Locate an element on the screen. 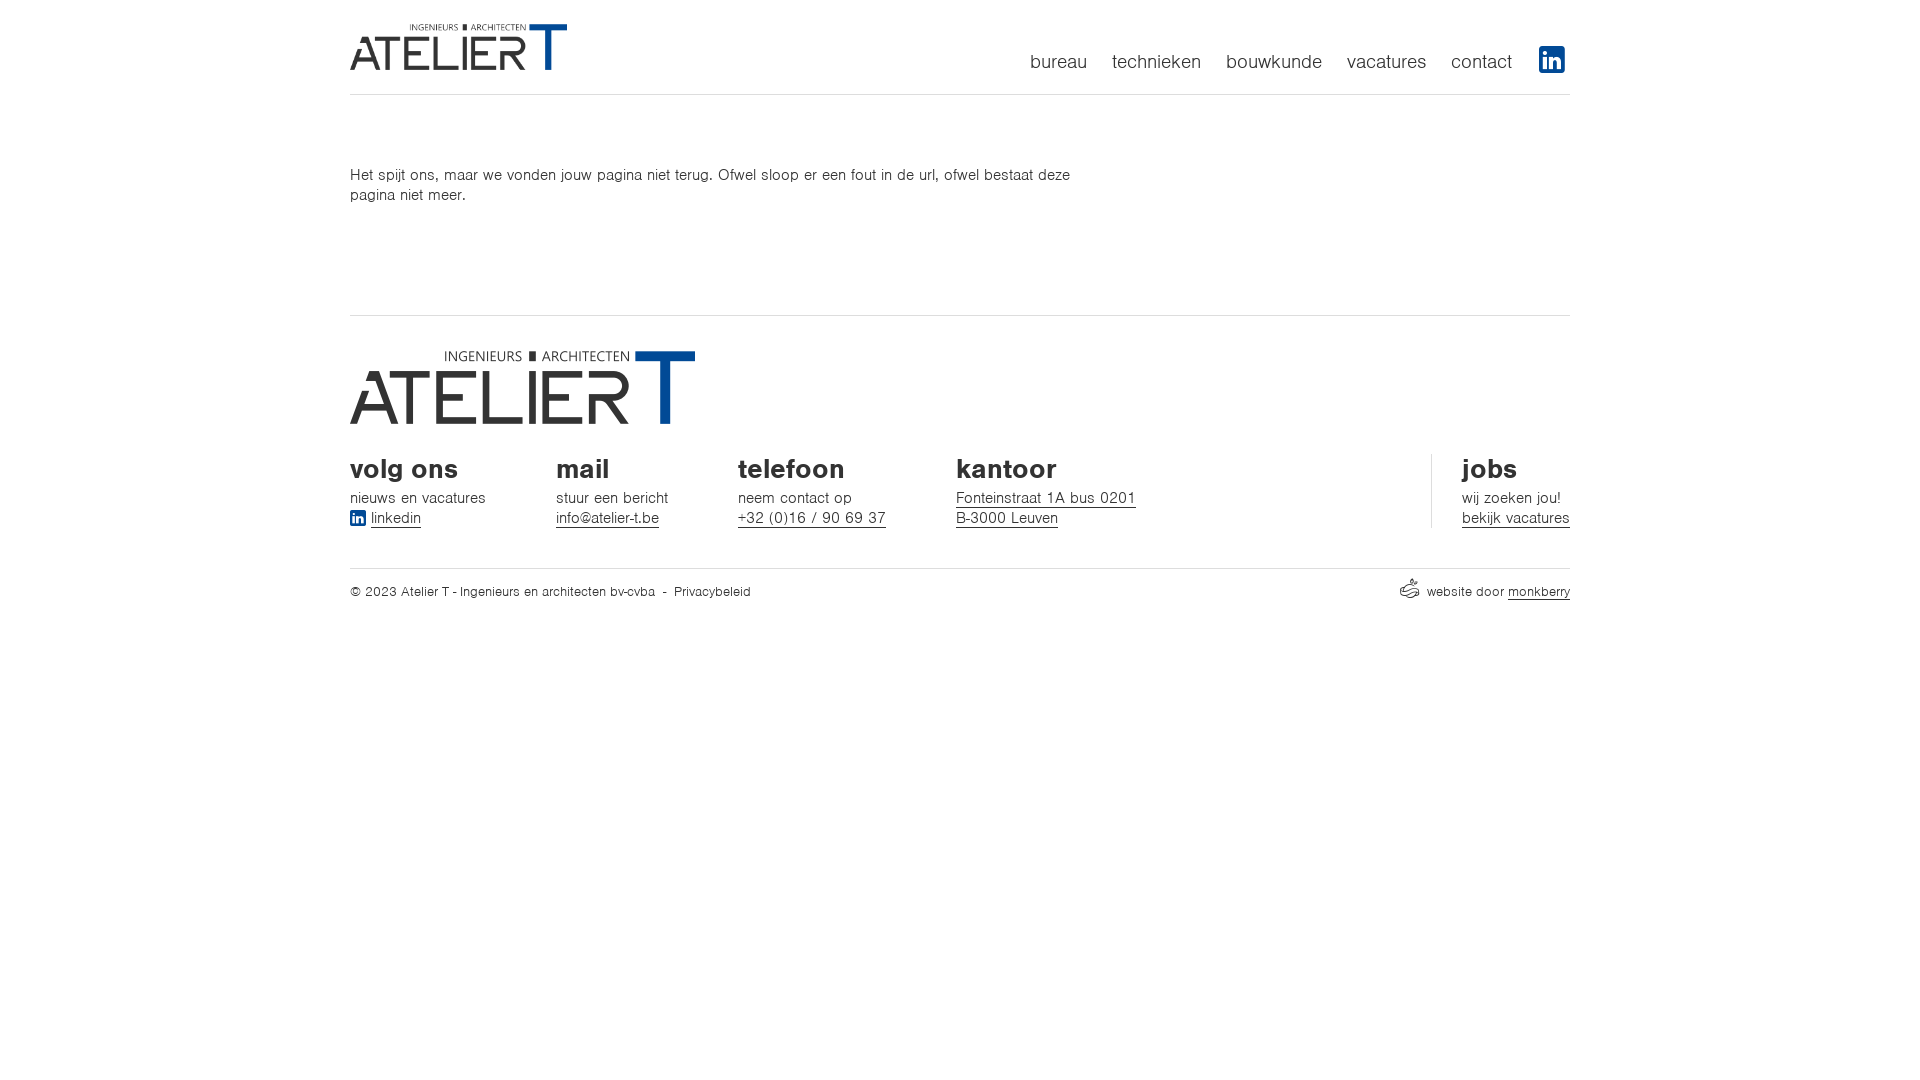  'bureau' is located at coordinates (1057, 60).